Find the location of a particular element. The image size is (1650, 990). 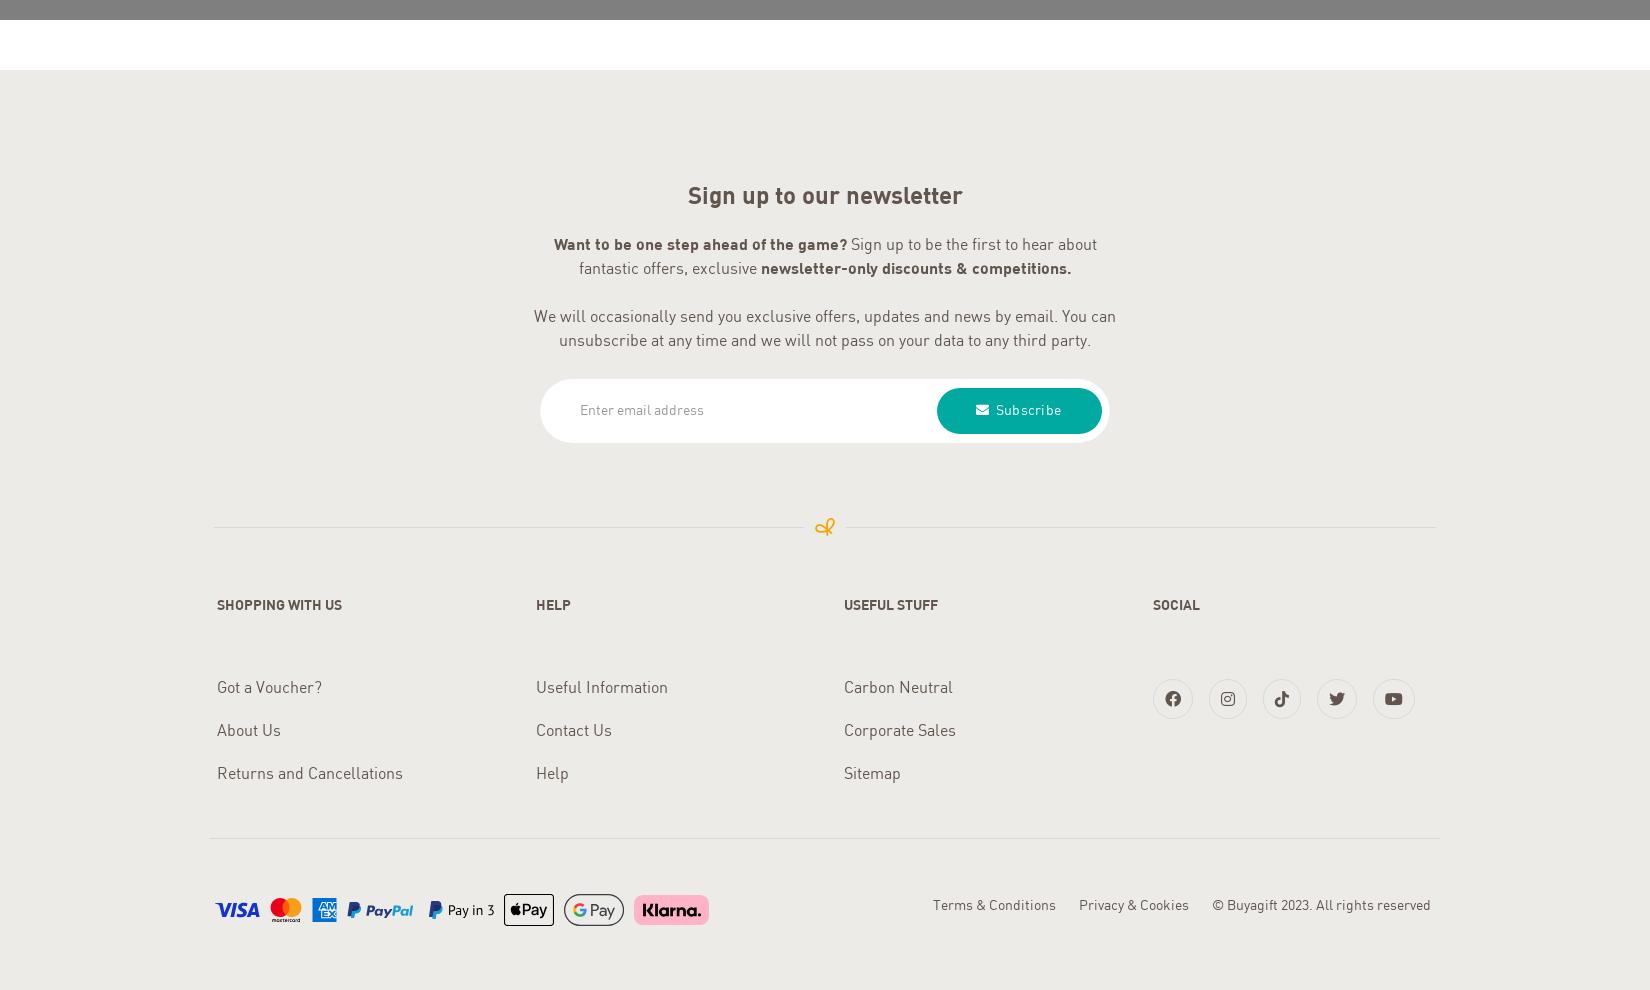

'Social' is located at coordinates (1176, 599).